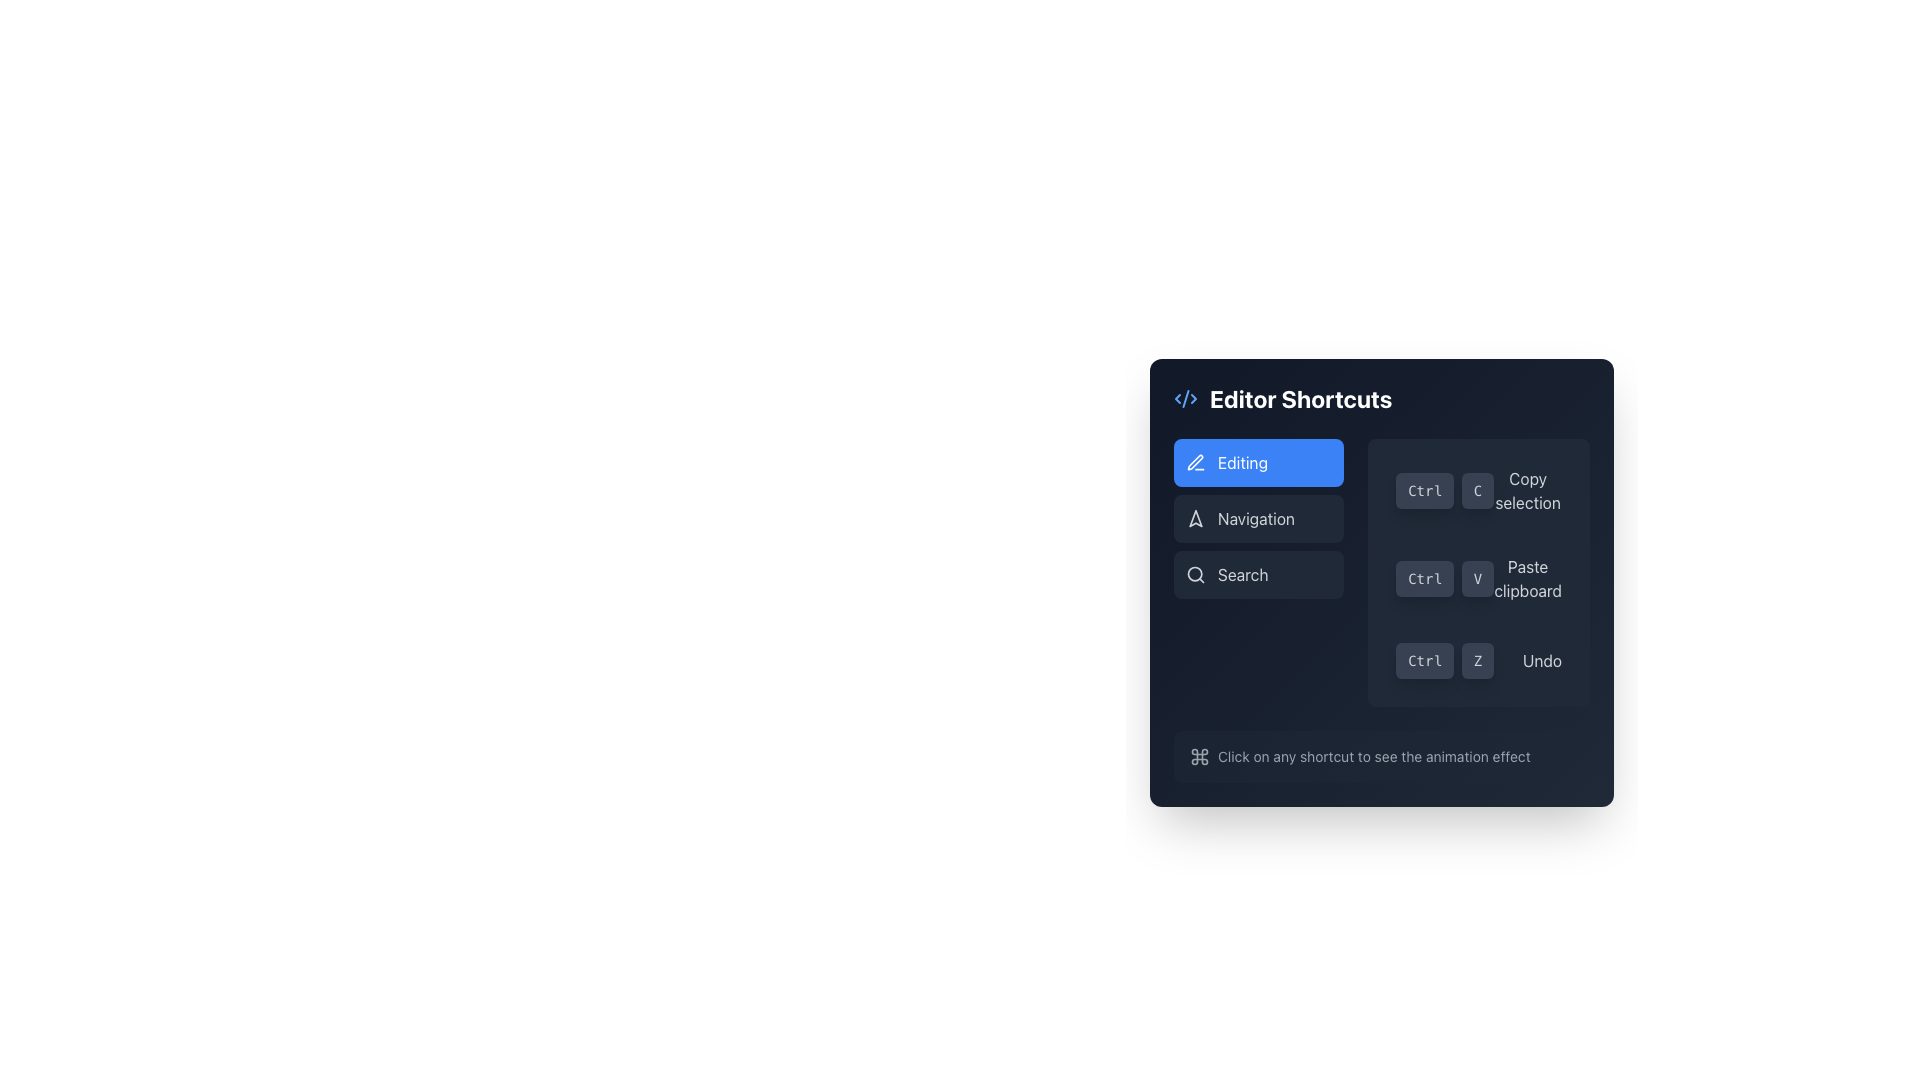 Image resolution: width=1920 pixels, height=1080 pixels. Describe the element at coordinates (1478, 573) in the screenshot. I see `the UI component grouping shortcut commands, which includes buttons for 'Ctrl + C', 'Ctrl + V', and 'Ctrl + Z' with descriptive text` at that location.